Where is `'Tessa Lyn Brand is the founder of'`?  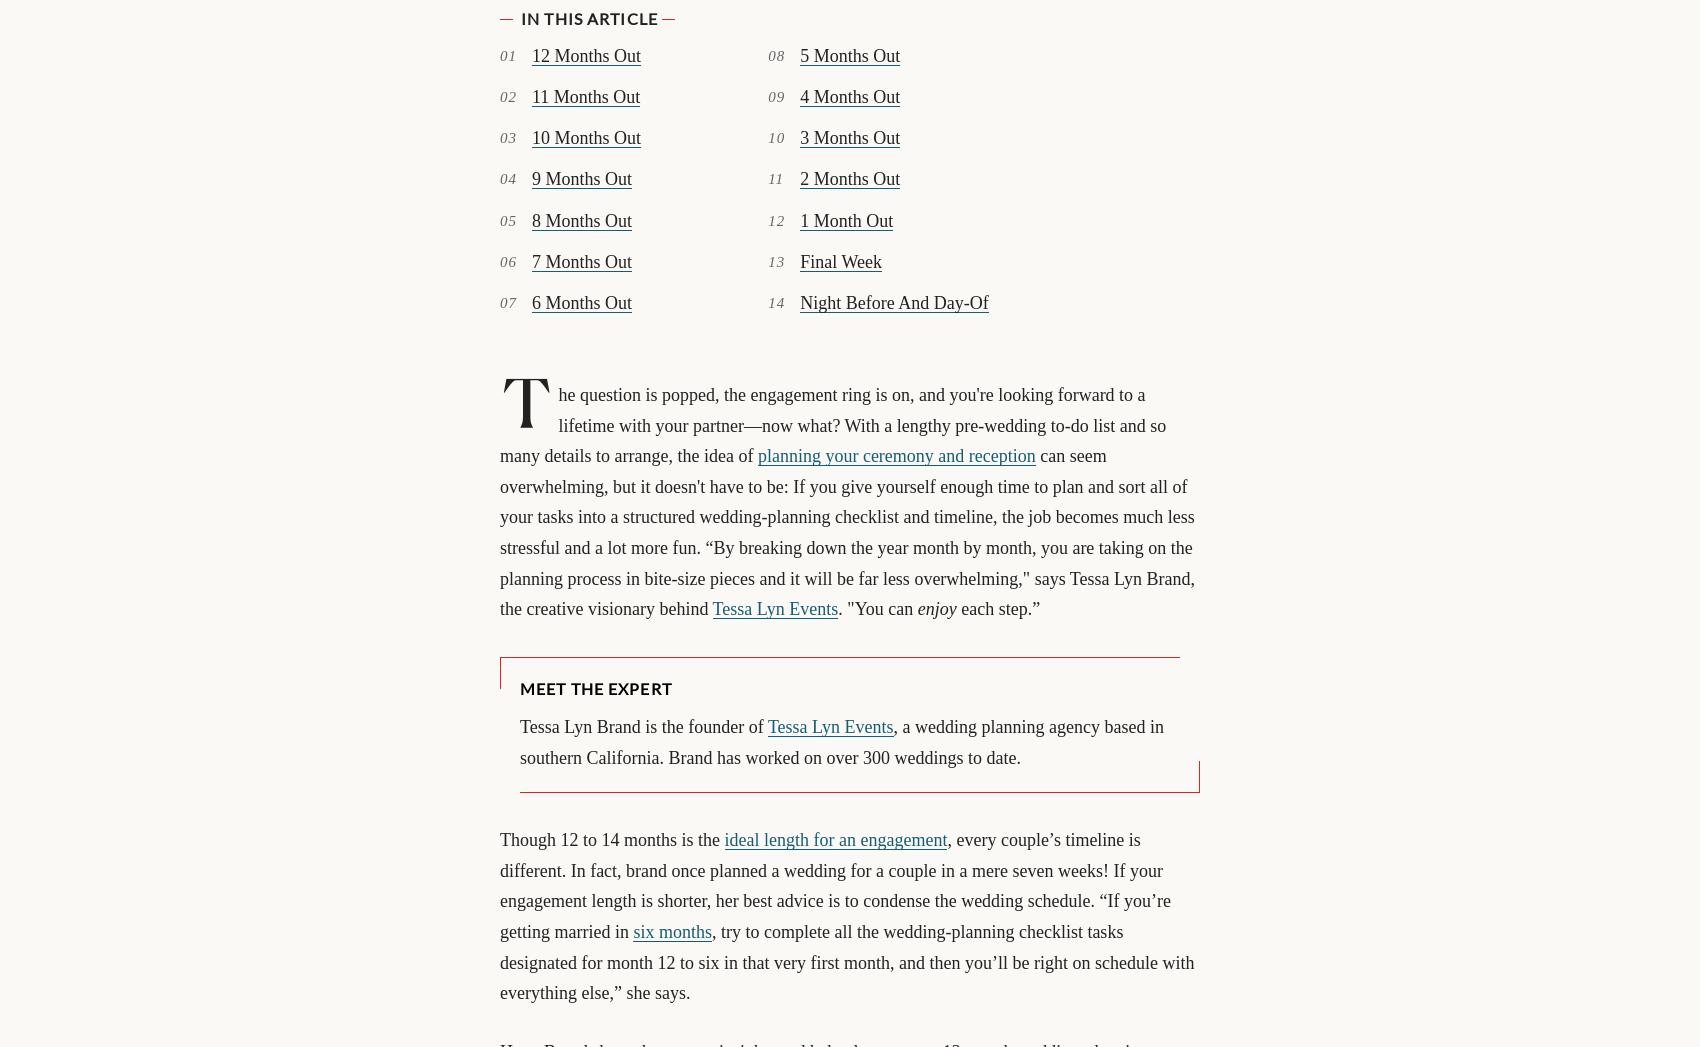
'Tessa Lyn Brand is the founder of' is located at coordinates (643, 727).